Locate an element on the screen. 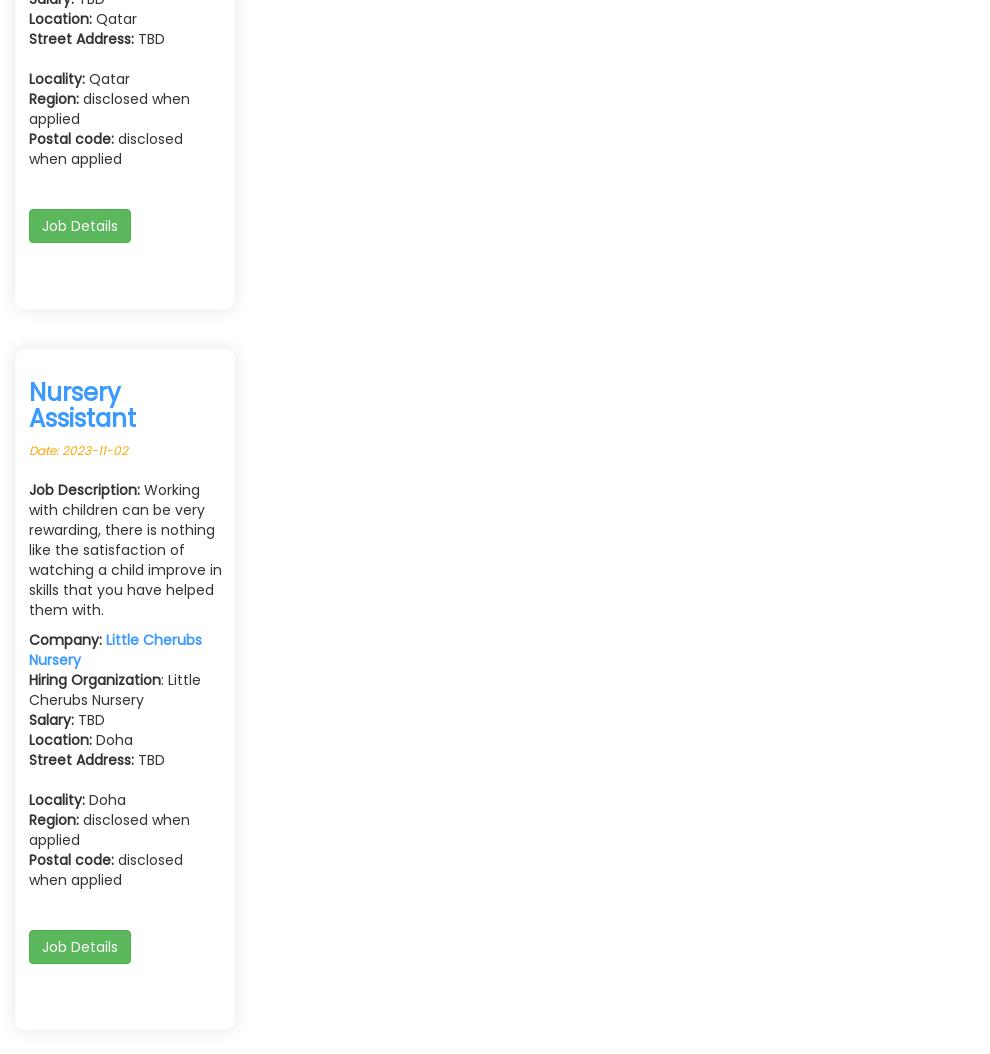 The width and height of the screenshot is (990, 1054). 'Working with children can be very rewarding, there is nothing like the satisfaction of watching a child improve in skills that you have helped them with.' is located at coordinates (124, 549).